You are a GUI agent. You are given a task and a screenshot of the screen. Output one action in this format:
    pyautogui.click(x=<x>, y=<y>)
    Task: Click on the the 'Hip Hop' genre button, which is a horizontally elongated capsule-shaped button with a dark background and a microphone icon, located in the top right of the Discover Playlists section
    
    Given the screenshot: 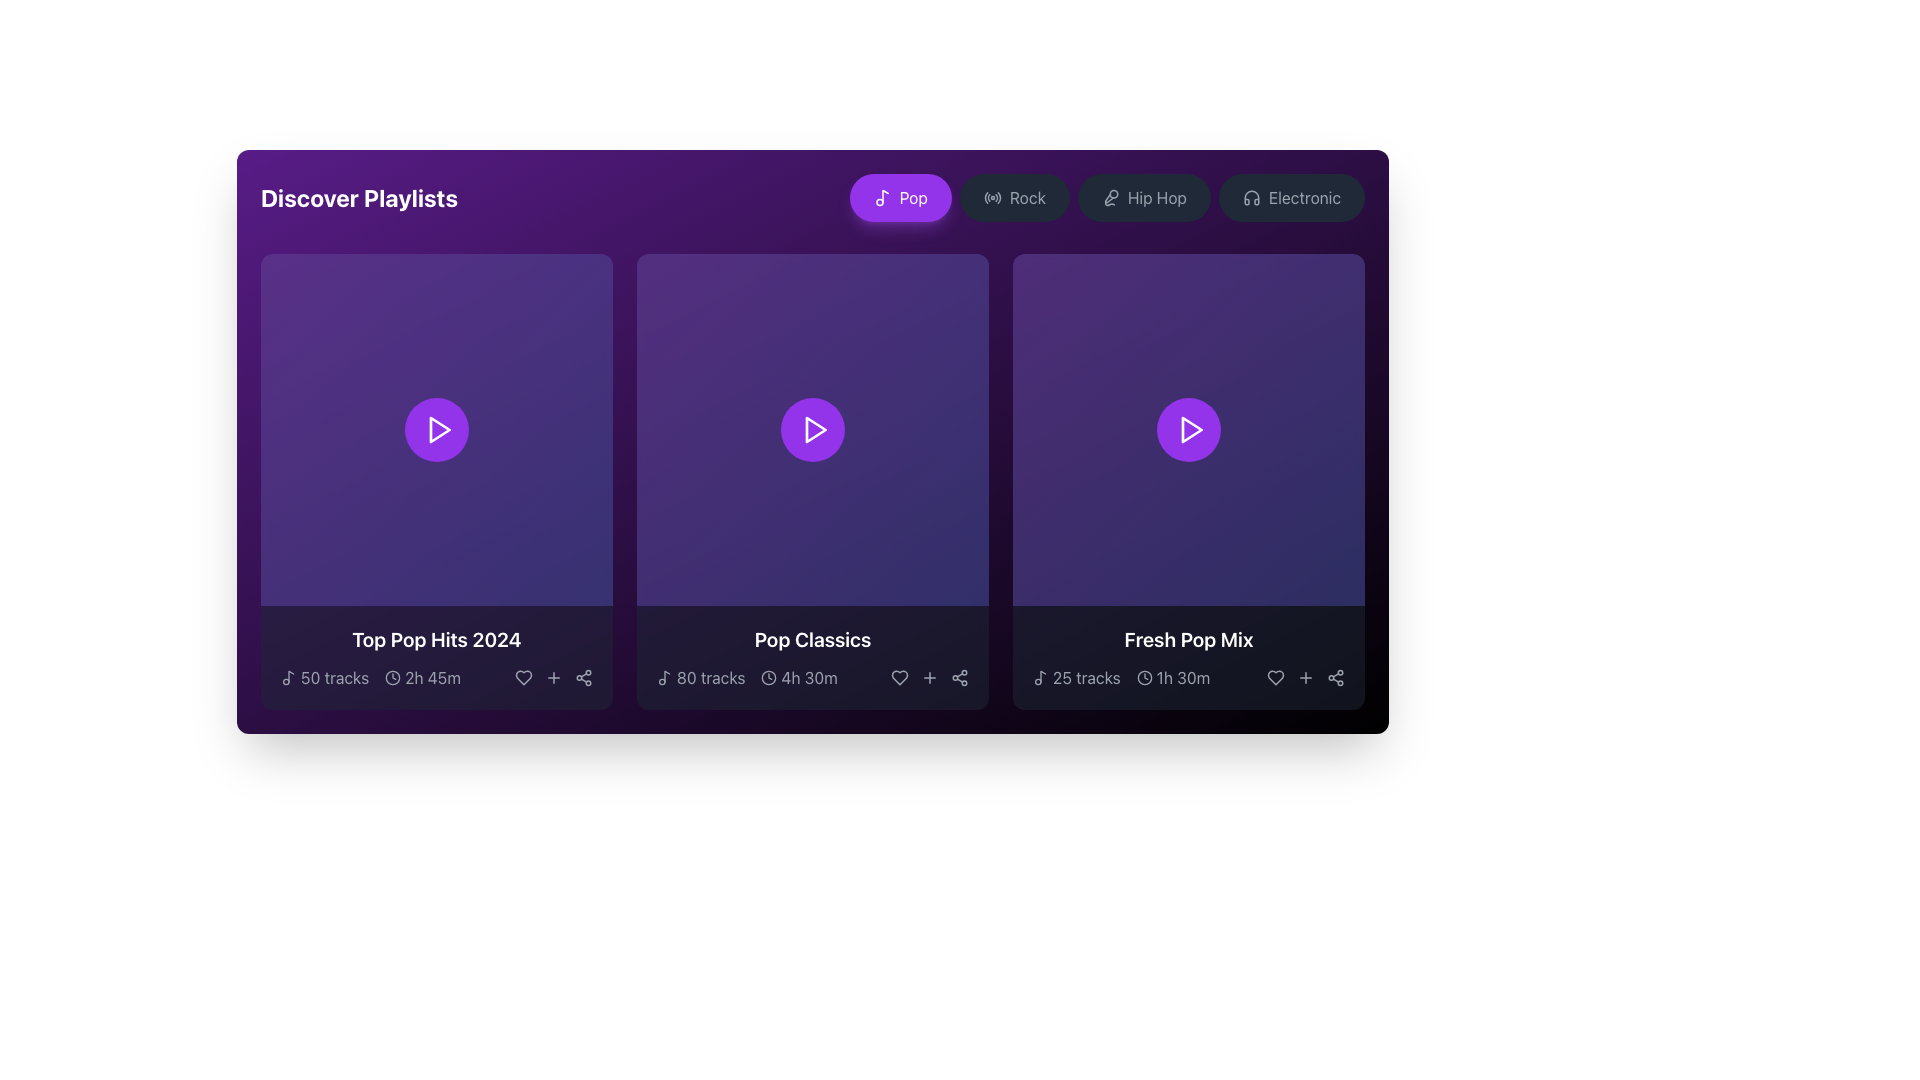 What is the action you would take?
    pyautogui.click(x=1144, y=197)
    